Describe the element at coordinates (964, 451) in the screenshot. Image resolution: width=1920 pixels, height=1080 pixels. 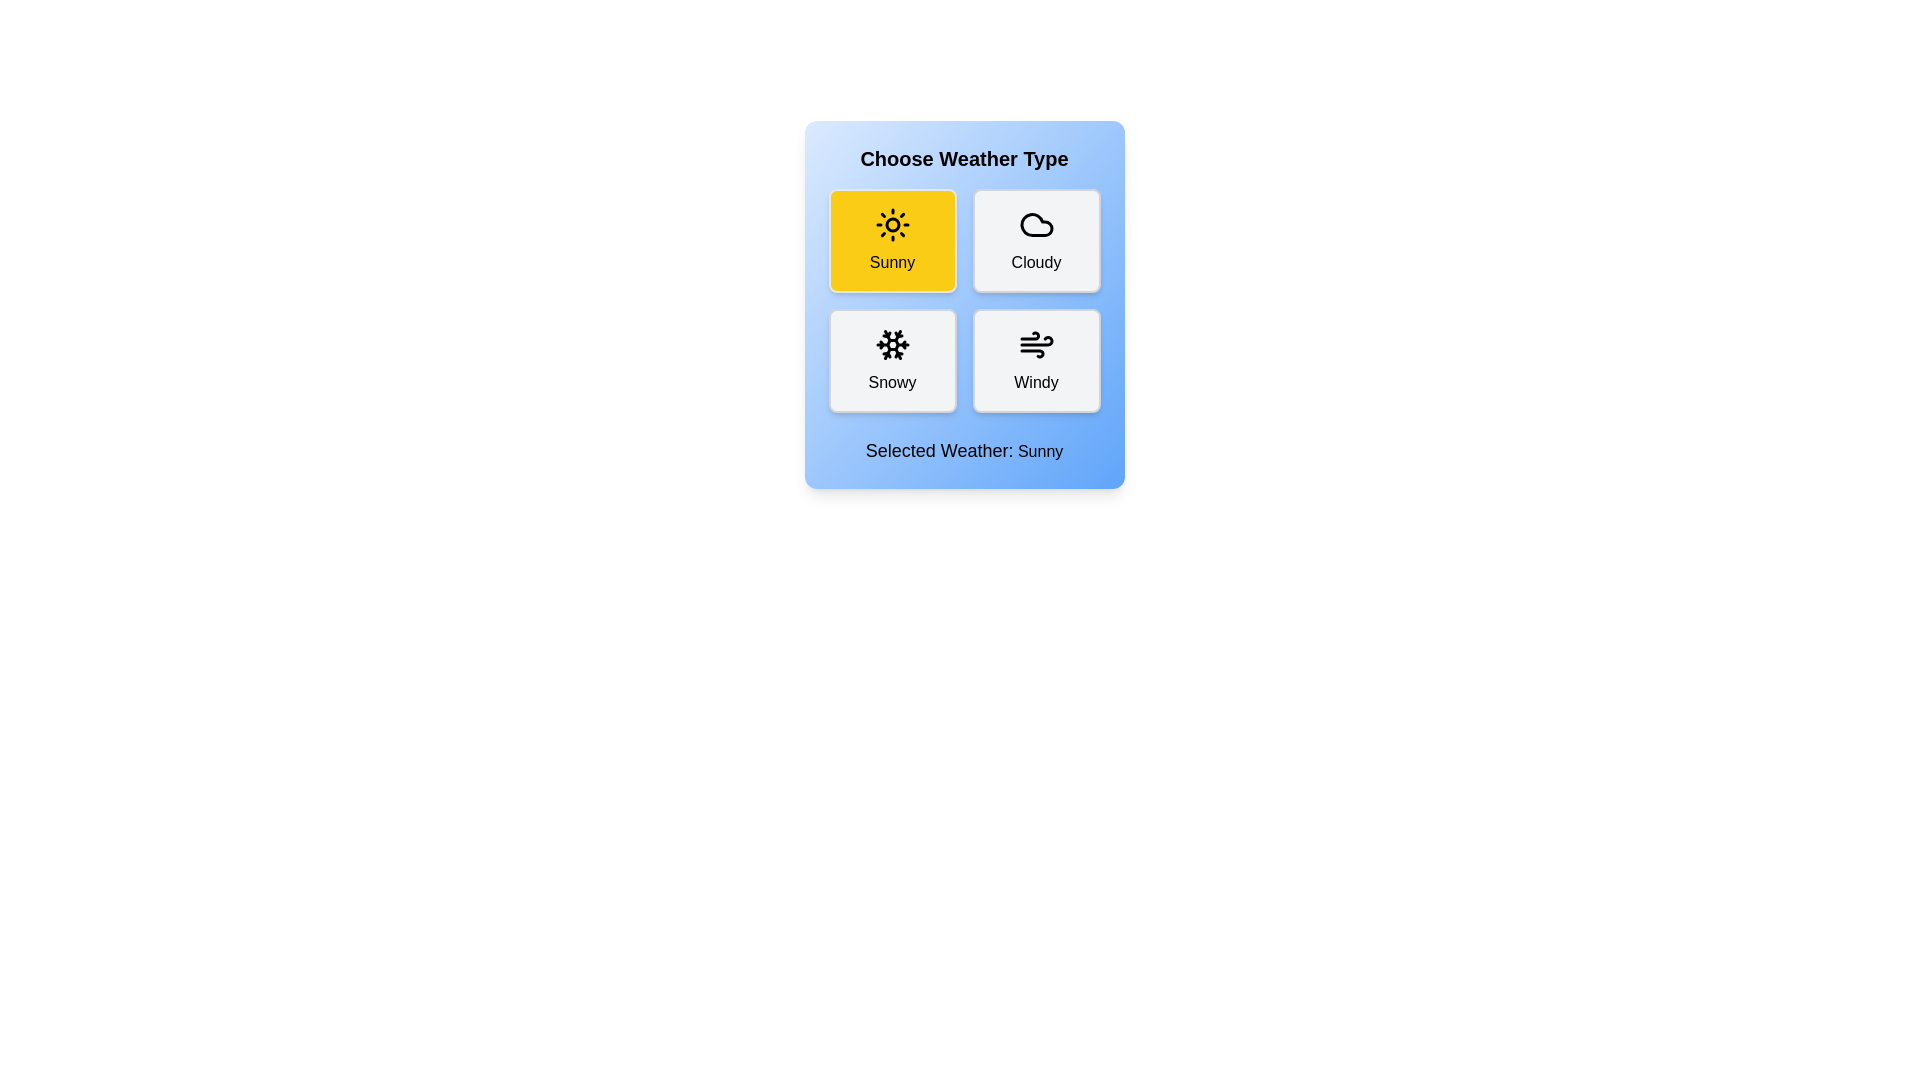
I see `the text content of the element displaying the selected weather` at that location.